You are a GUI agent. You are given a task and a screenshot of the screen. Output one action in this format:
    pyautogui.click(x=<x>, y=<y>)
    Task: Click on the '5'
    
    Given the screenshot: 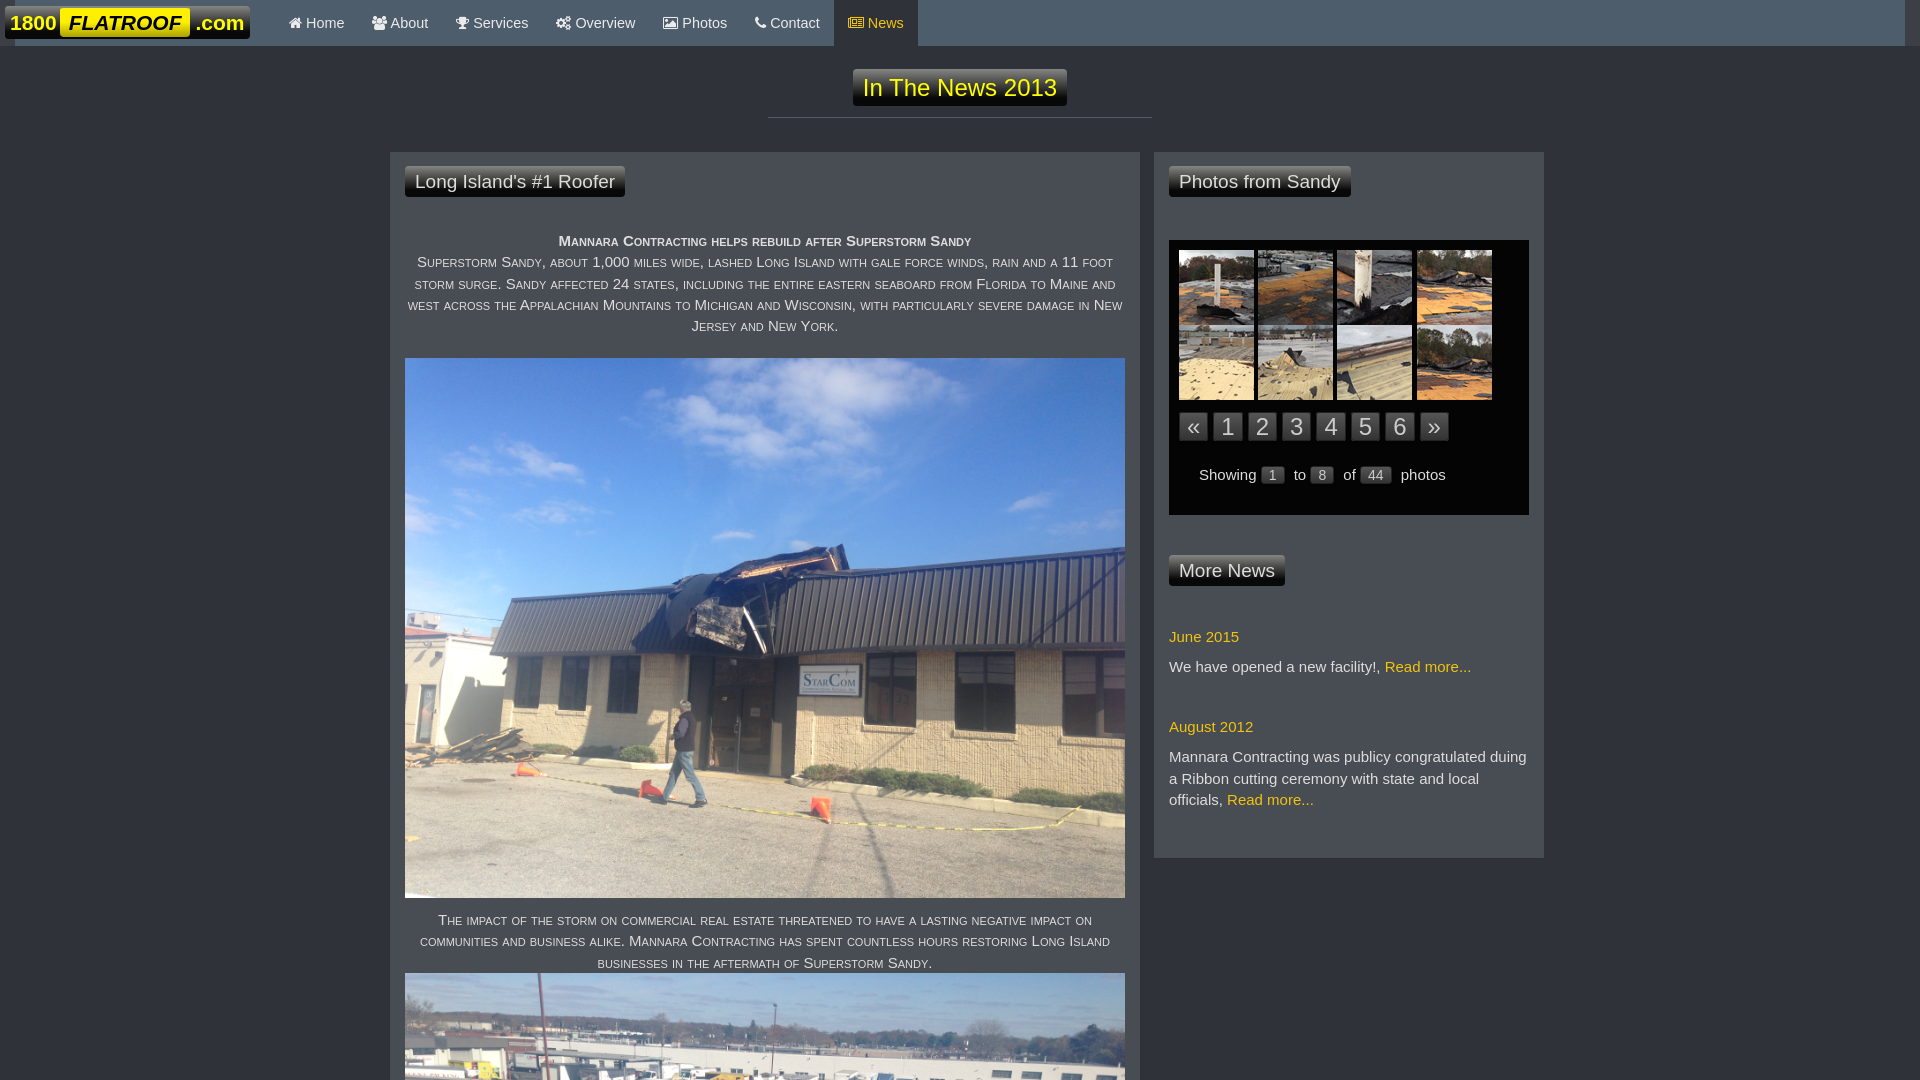 What is the action you would take?
    pyautogui.click(x=1364, y=425)
    